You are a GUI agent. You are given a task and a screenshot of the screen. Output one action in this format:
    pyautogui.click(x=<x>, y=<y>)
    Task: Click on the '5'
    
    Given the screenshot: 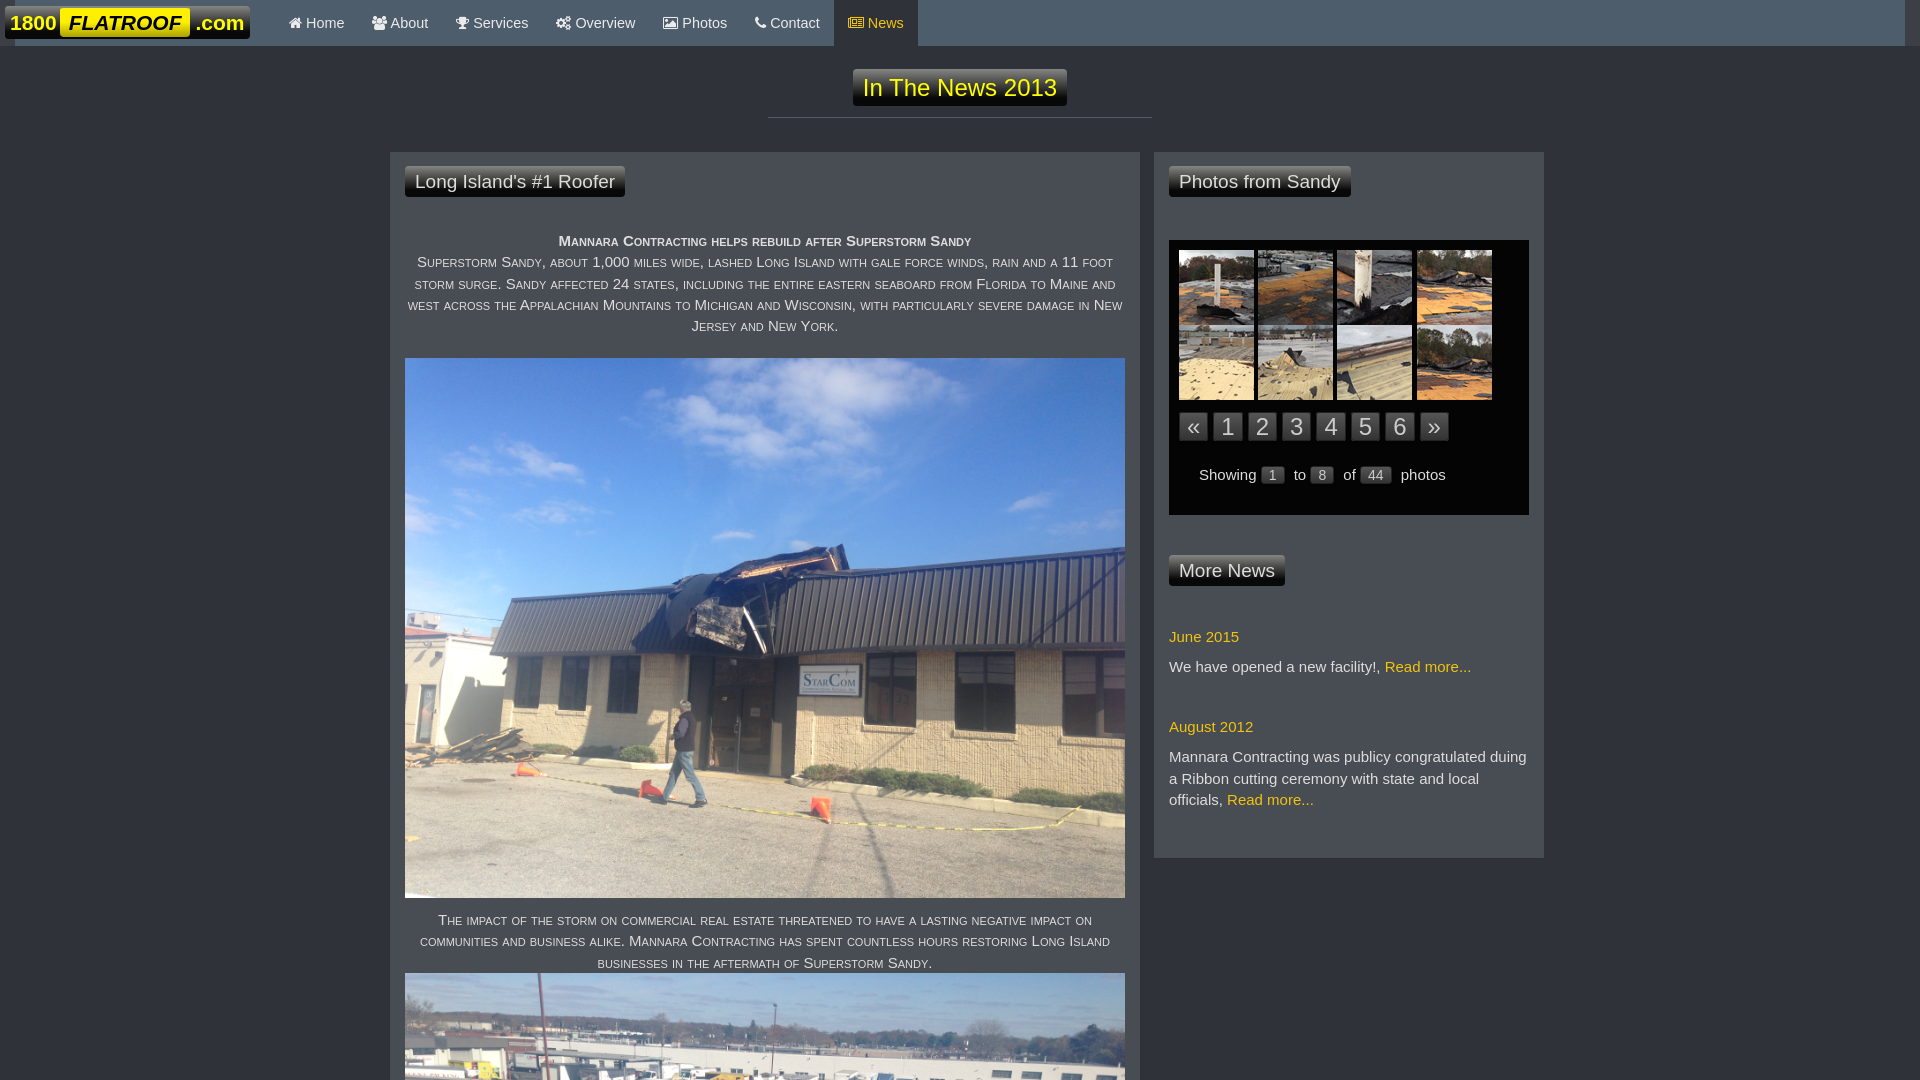 What is the action you would take?
    pyautogui.click(x=1364, y=425)
    